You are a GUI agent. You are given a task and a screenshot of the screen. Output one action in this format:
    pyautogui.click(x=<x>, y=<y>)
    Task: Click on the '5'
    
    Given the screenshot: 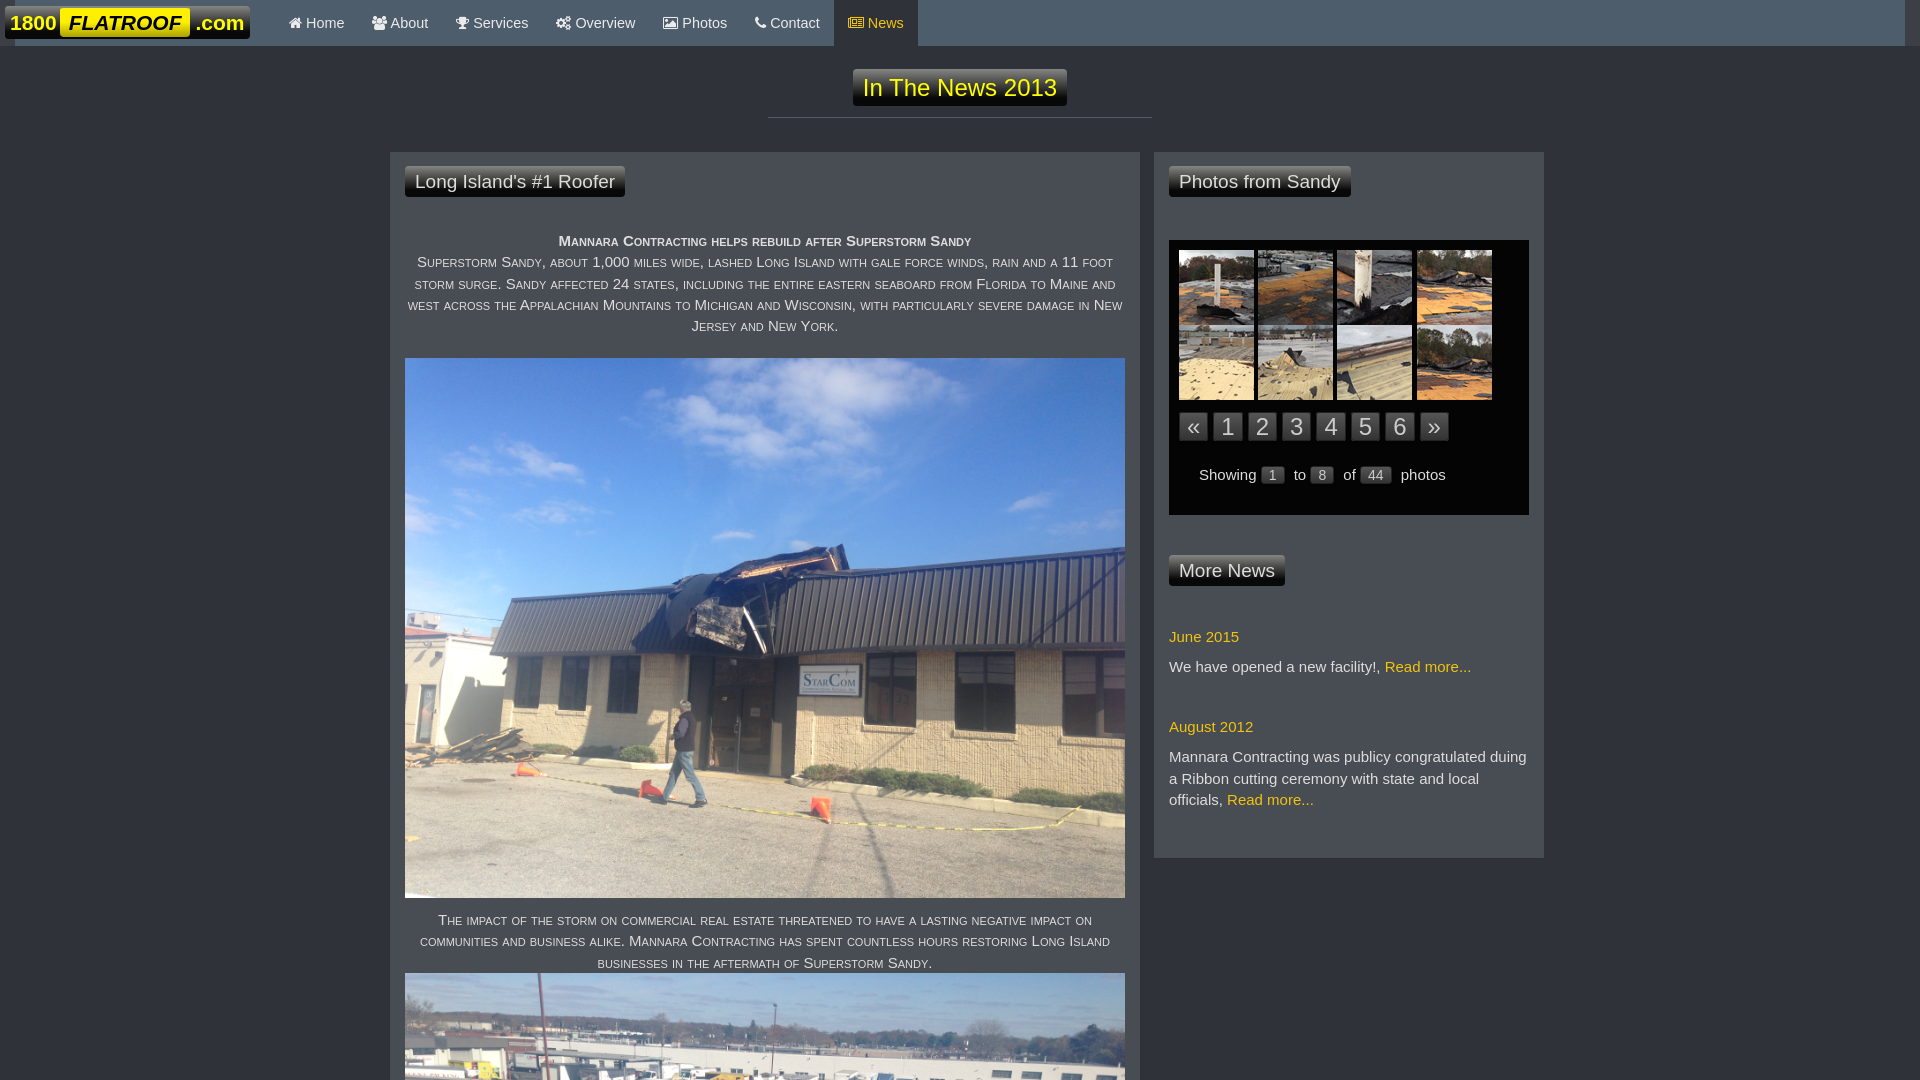 What is the action you would take?
    pyautogui.click(x=1364, y=425)
    